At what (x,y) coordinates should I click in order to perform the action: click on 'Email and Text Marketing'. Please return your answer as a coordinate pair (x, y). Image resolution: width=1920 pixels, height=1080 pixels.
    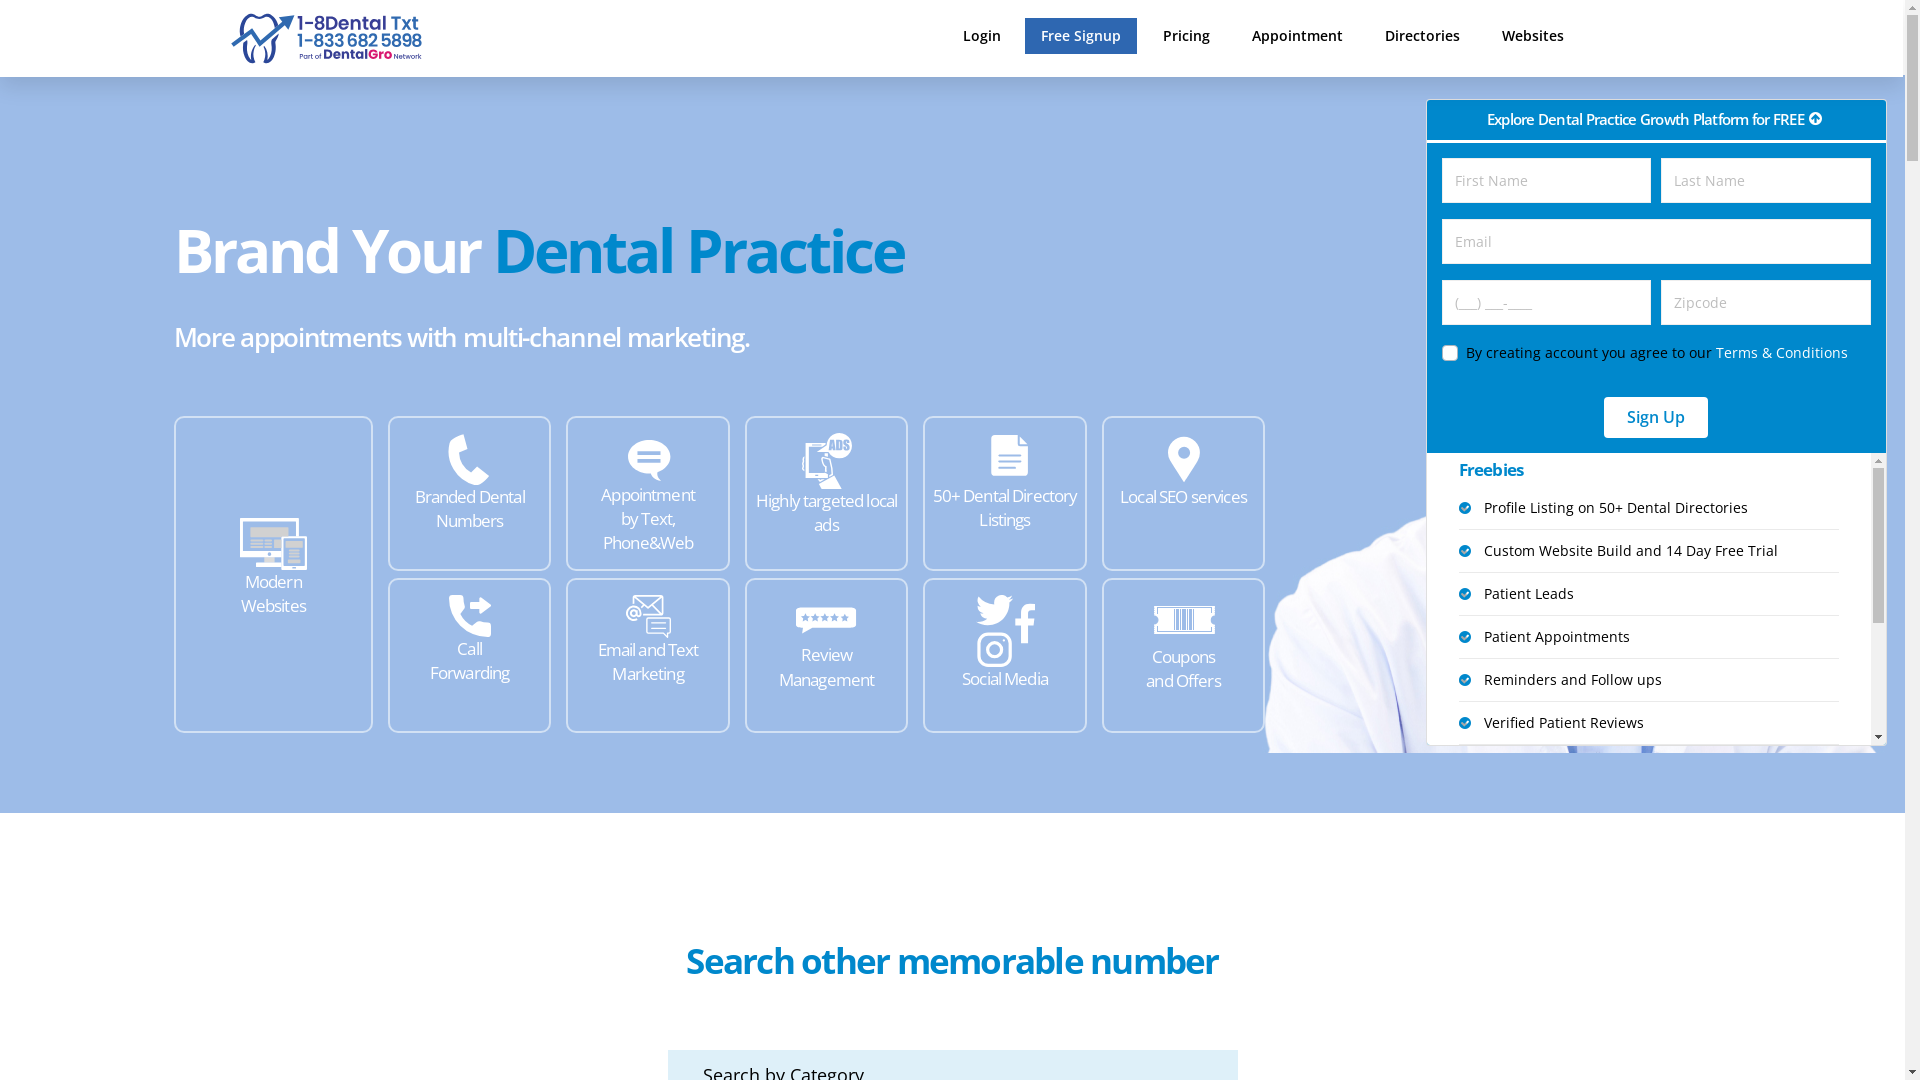
    Looking at the image, I should click on (647, 655).